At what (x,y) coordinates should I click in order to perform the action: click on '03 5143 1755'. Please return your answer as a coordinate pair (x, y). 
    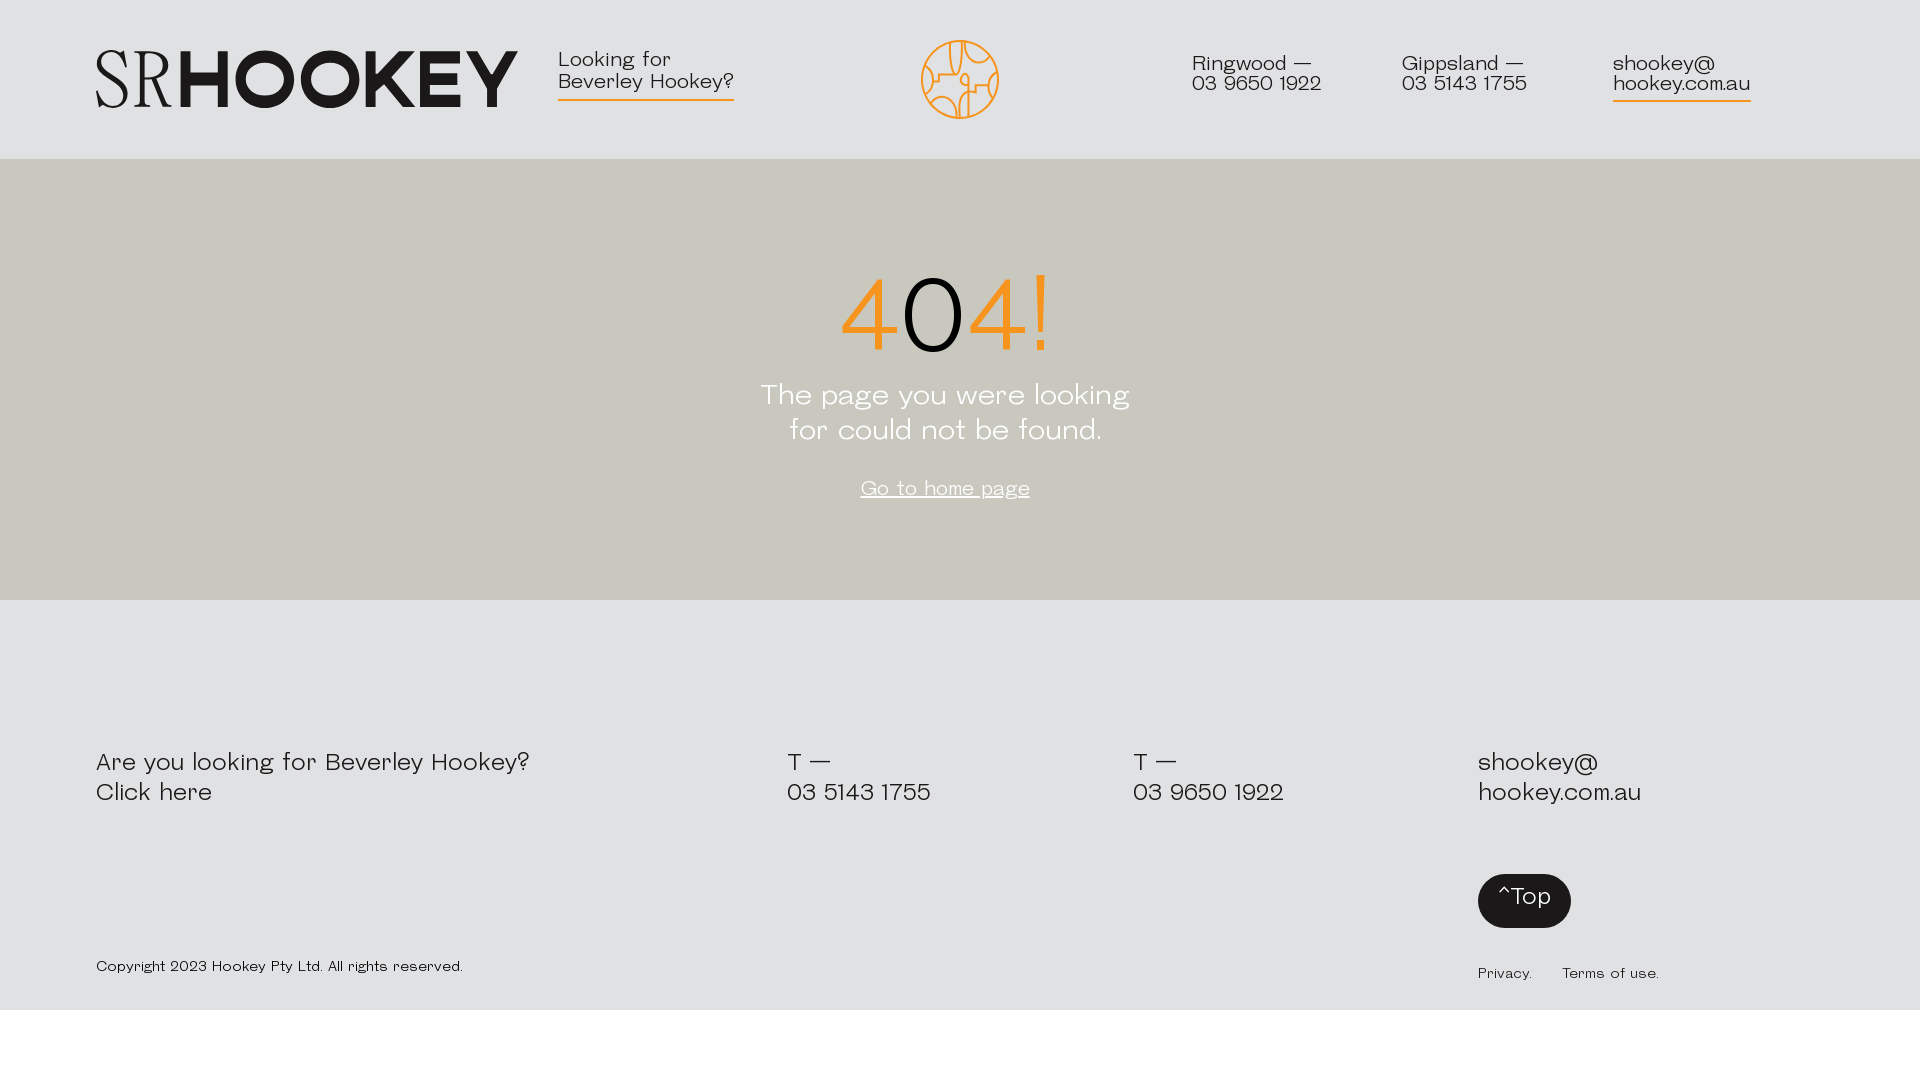
    Looking at the image, I should click on (859, 793).